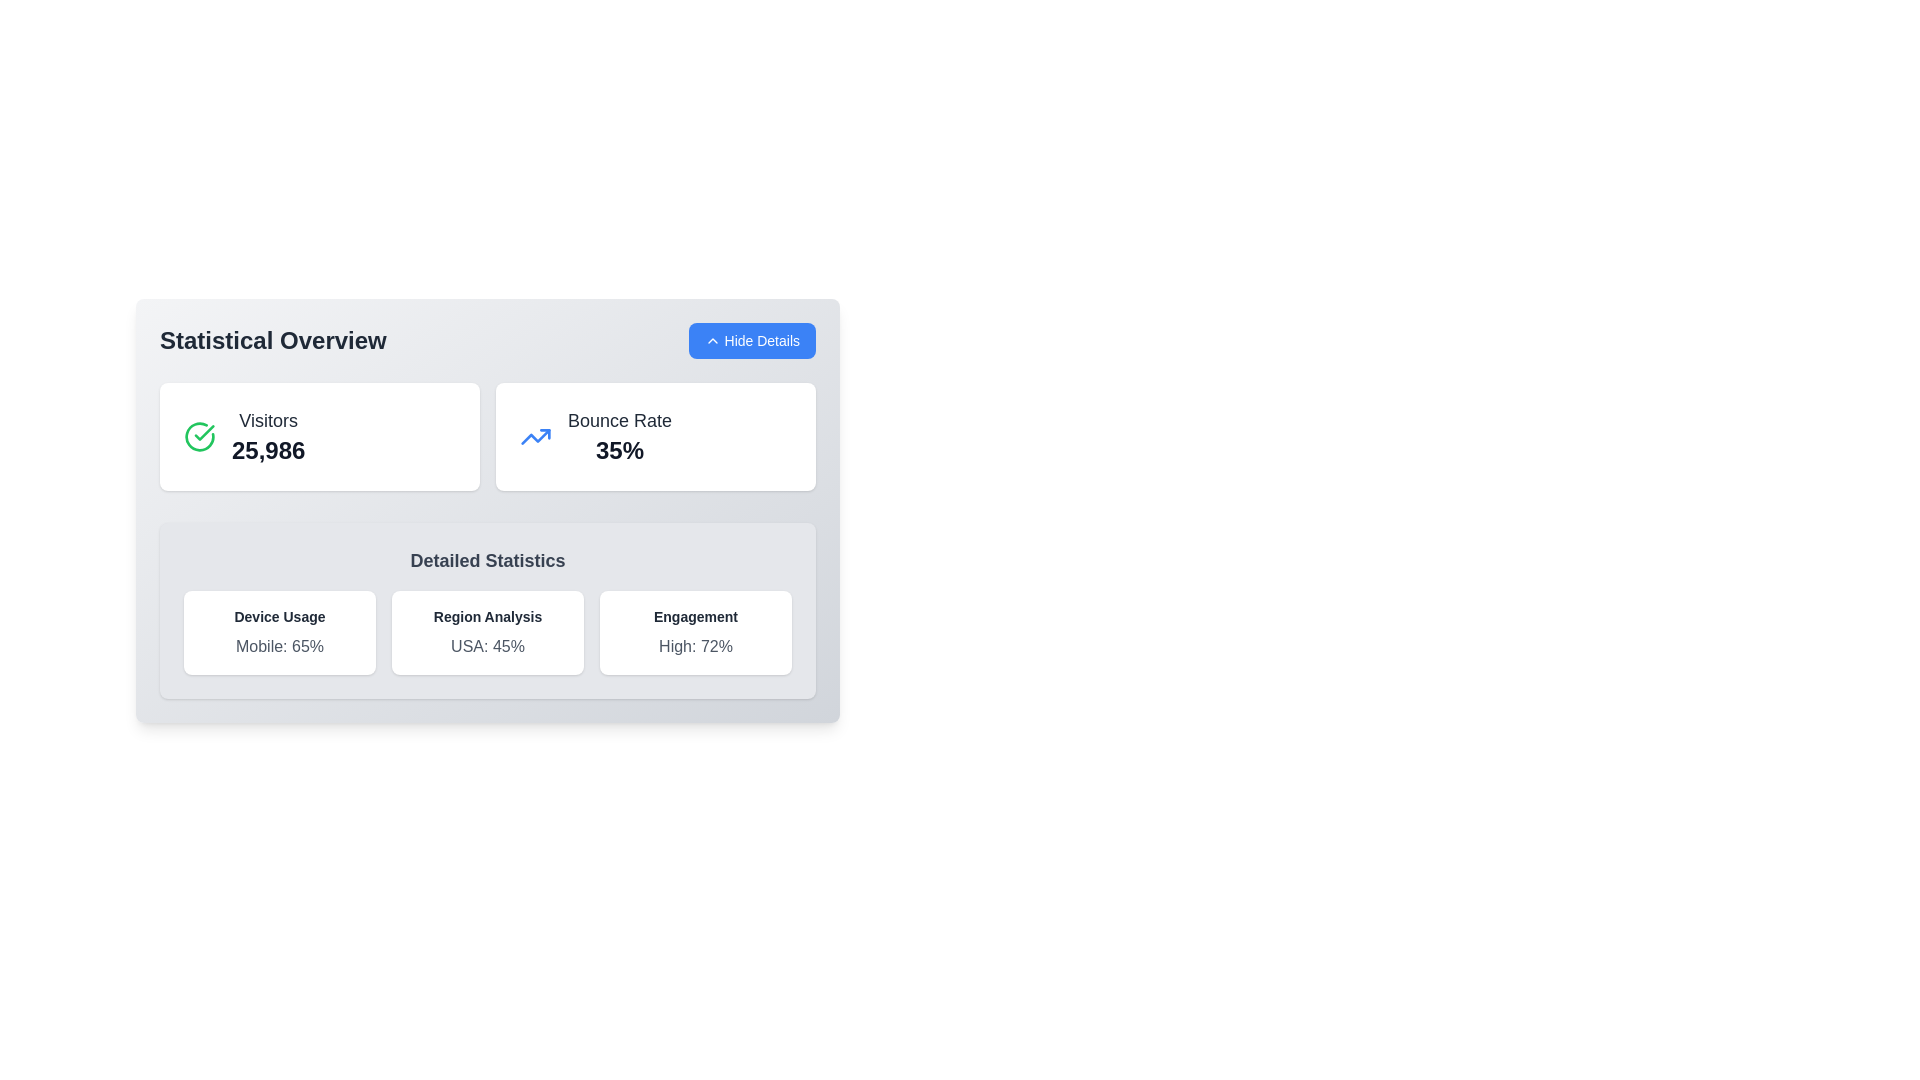 This screenshot has height=1080, width=1920. I want to click on the informational display card located in the bottom right corner of the grid layout, displaying analytics information about user engagement, with a level of 'High' and a percentage of '72%.', so click(696, 632).